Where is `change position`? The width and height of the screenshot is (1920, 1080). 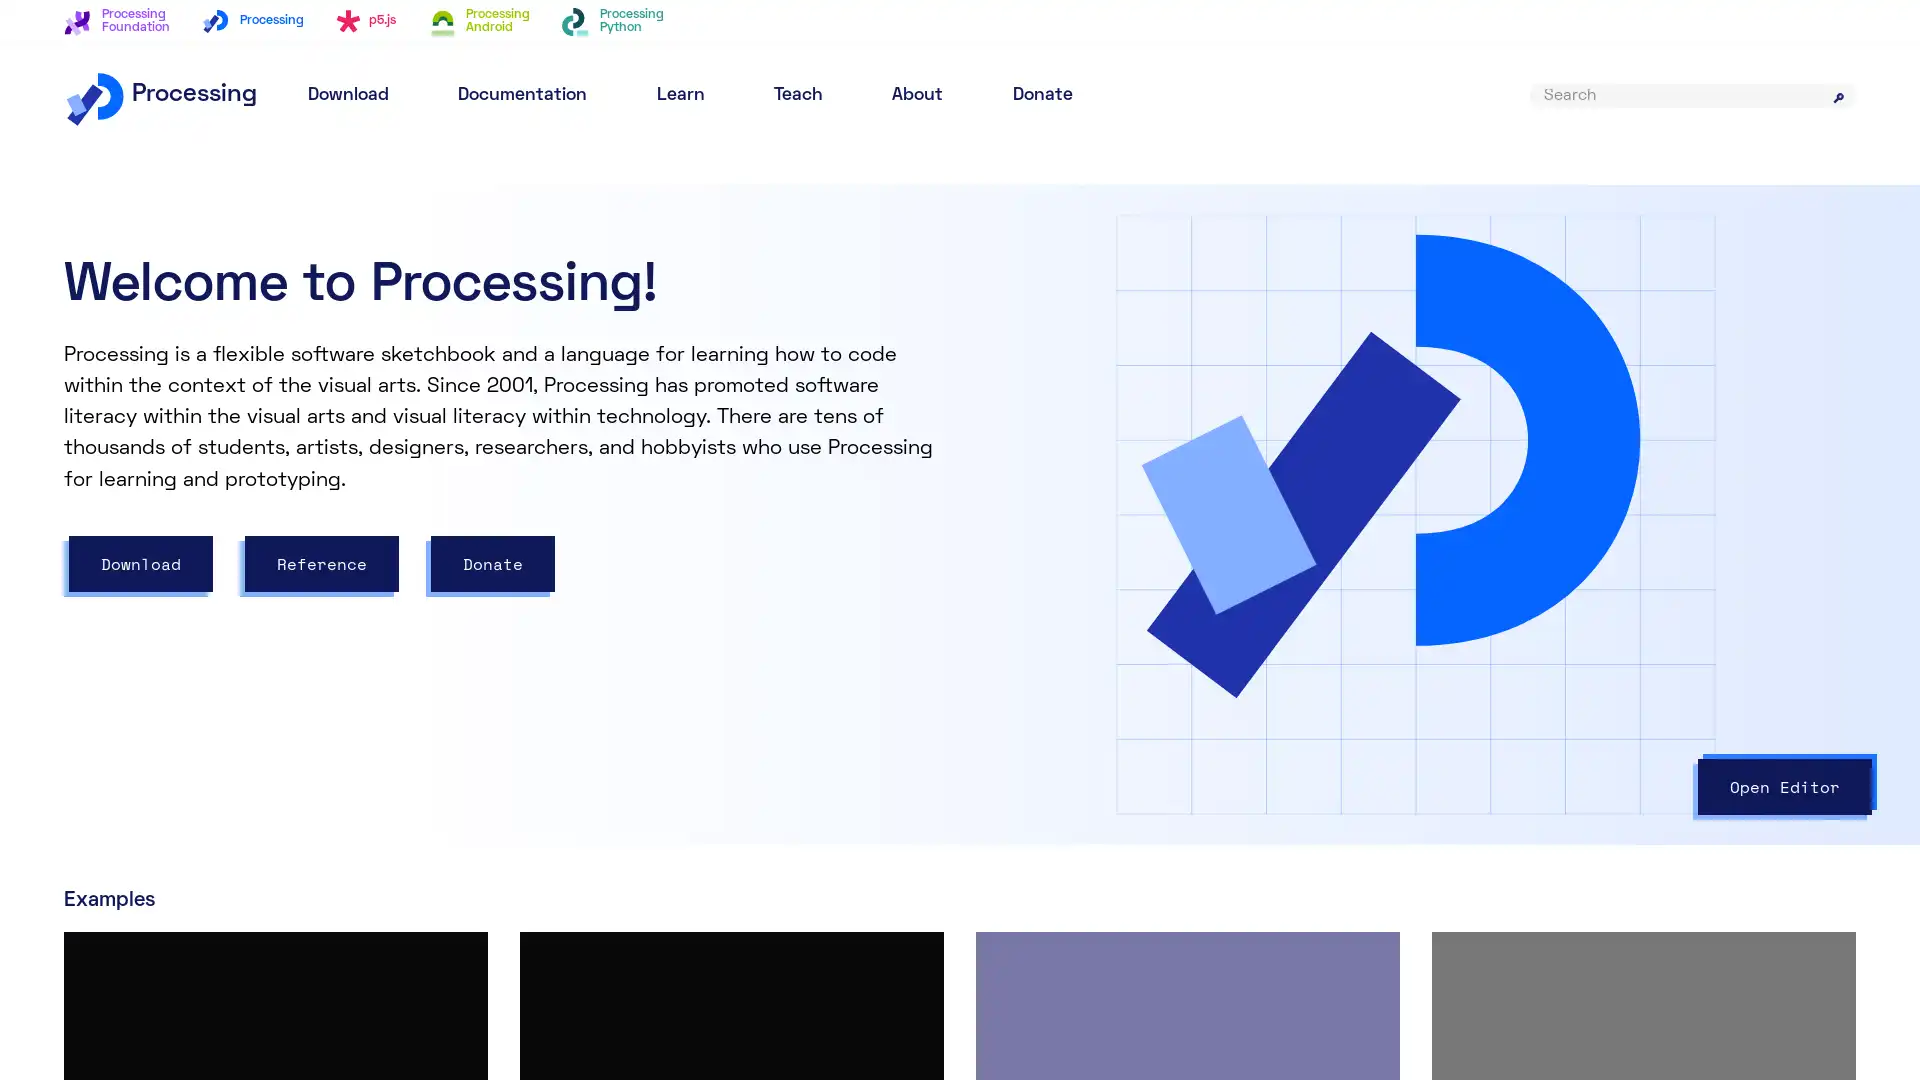
change position is located at coordinates (1166, 524).